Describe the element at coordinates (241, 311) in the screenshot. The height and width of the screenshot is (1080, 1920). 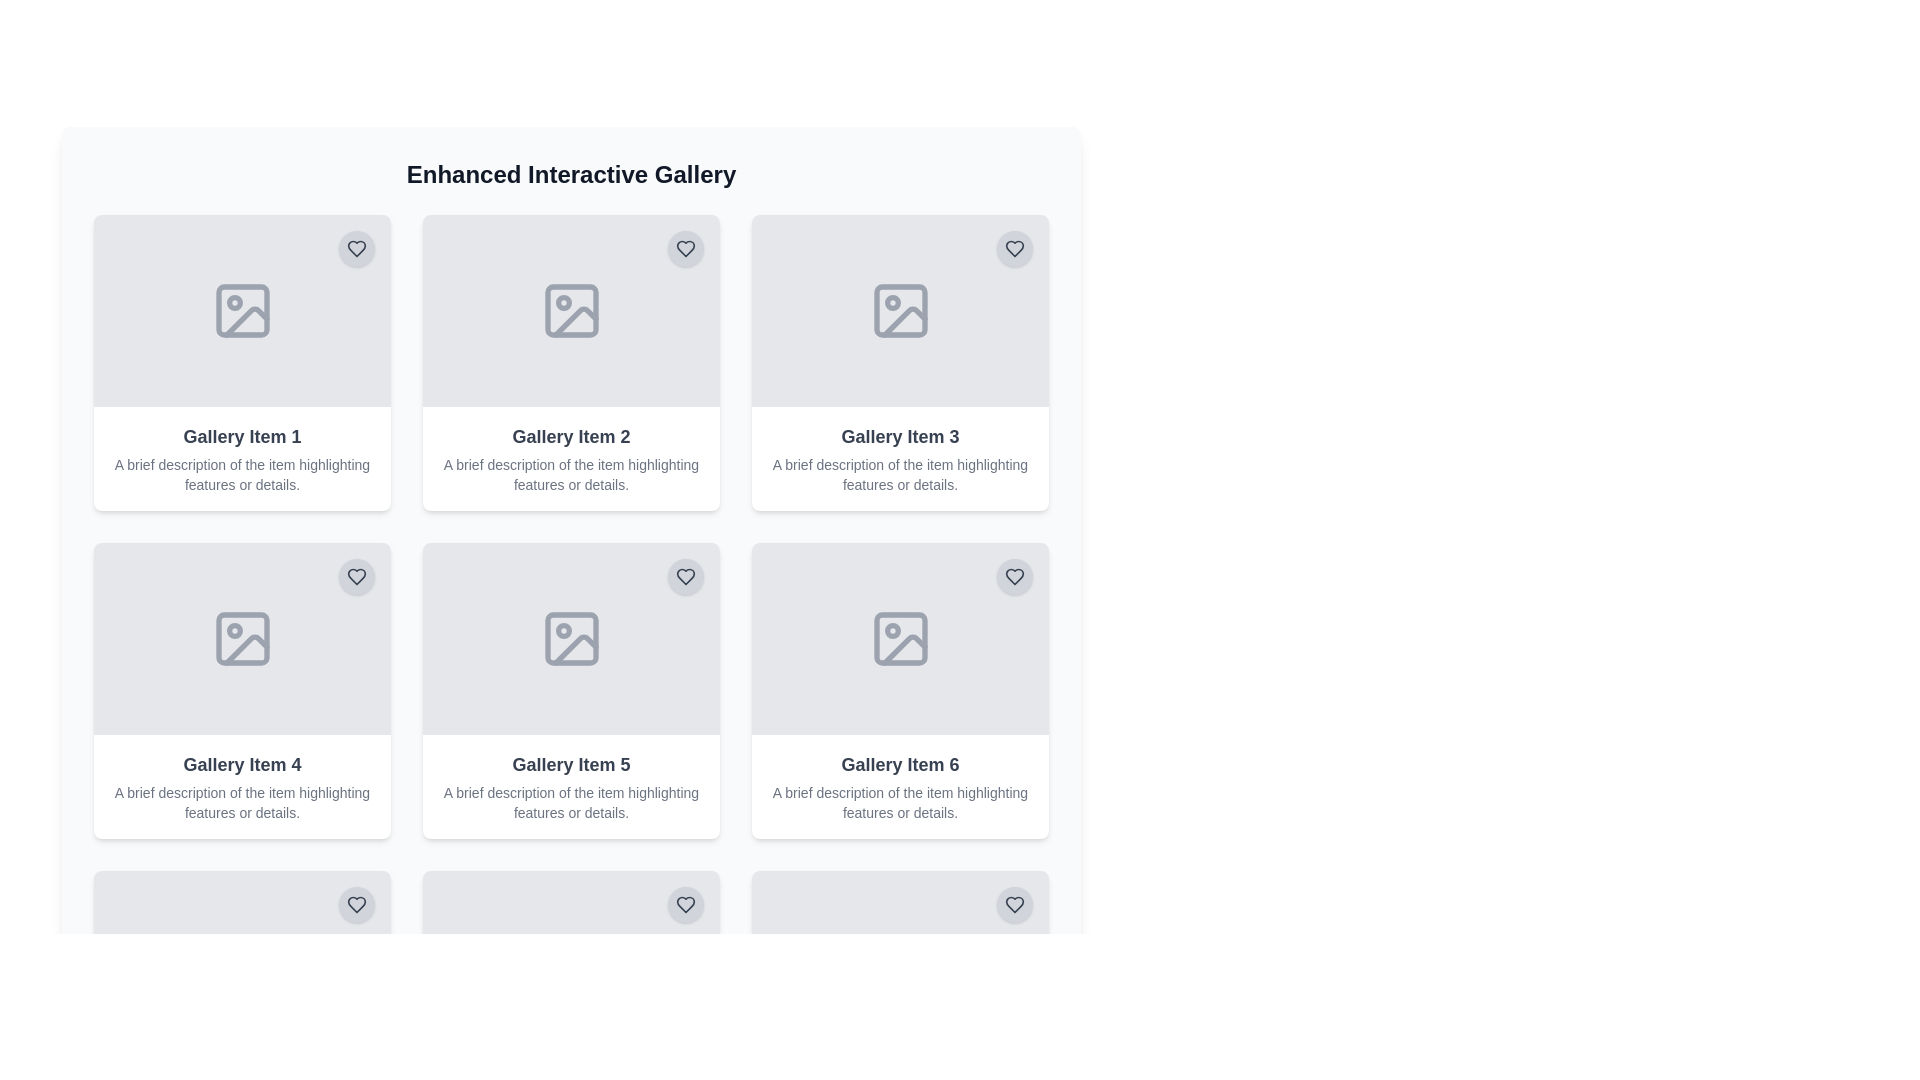
I see `the small square with rounded corners located in the upper left portion of the image icon of 'Gallery Item 1' in the gallery grid layout` at that location.